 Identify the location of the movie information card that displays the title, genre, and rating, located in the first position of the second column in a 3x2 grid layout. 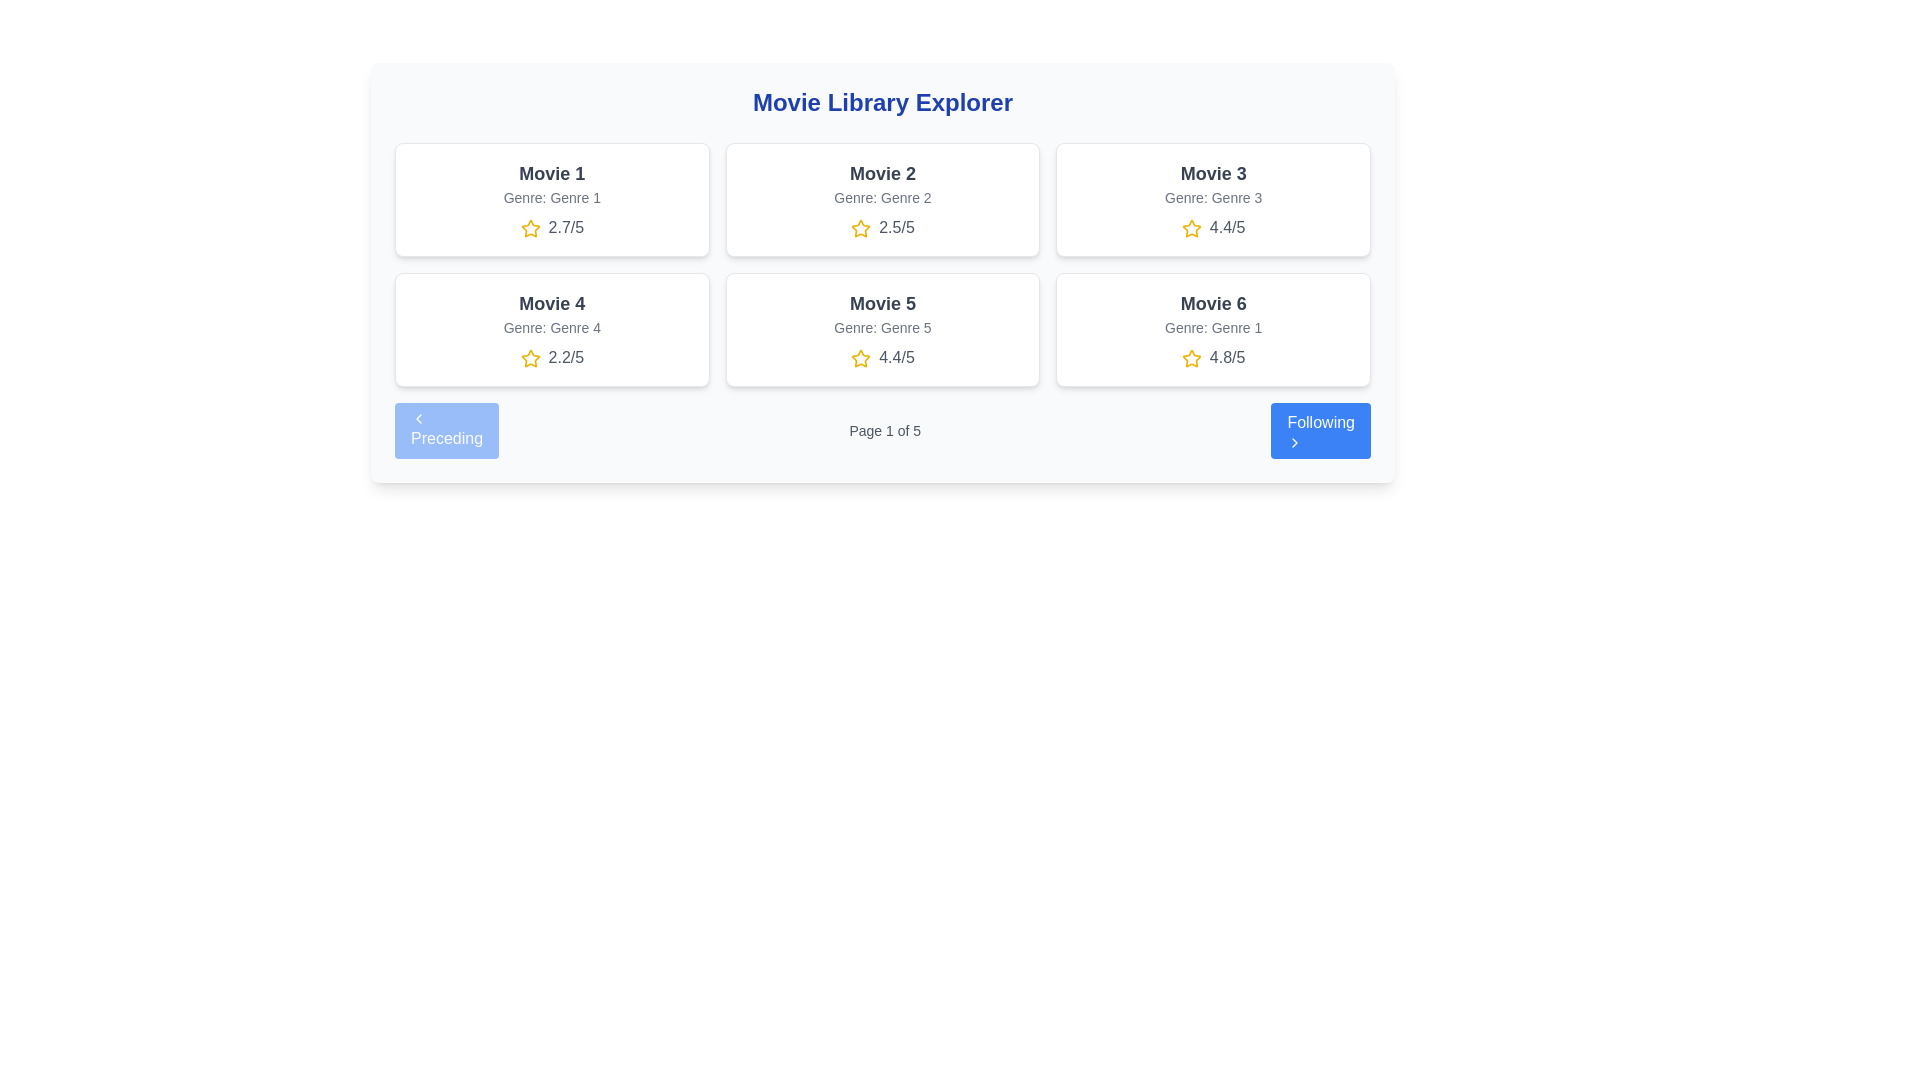
(1212, 200).